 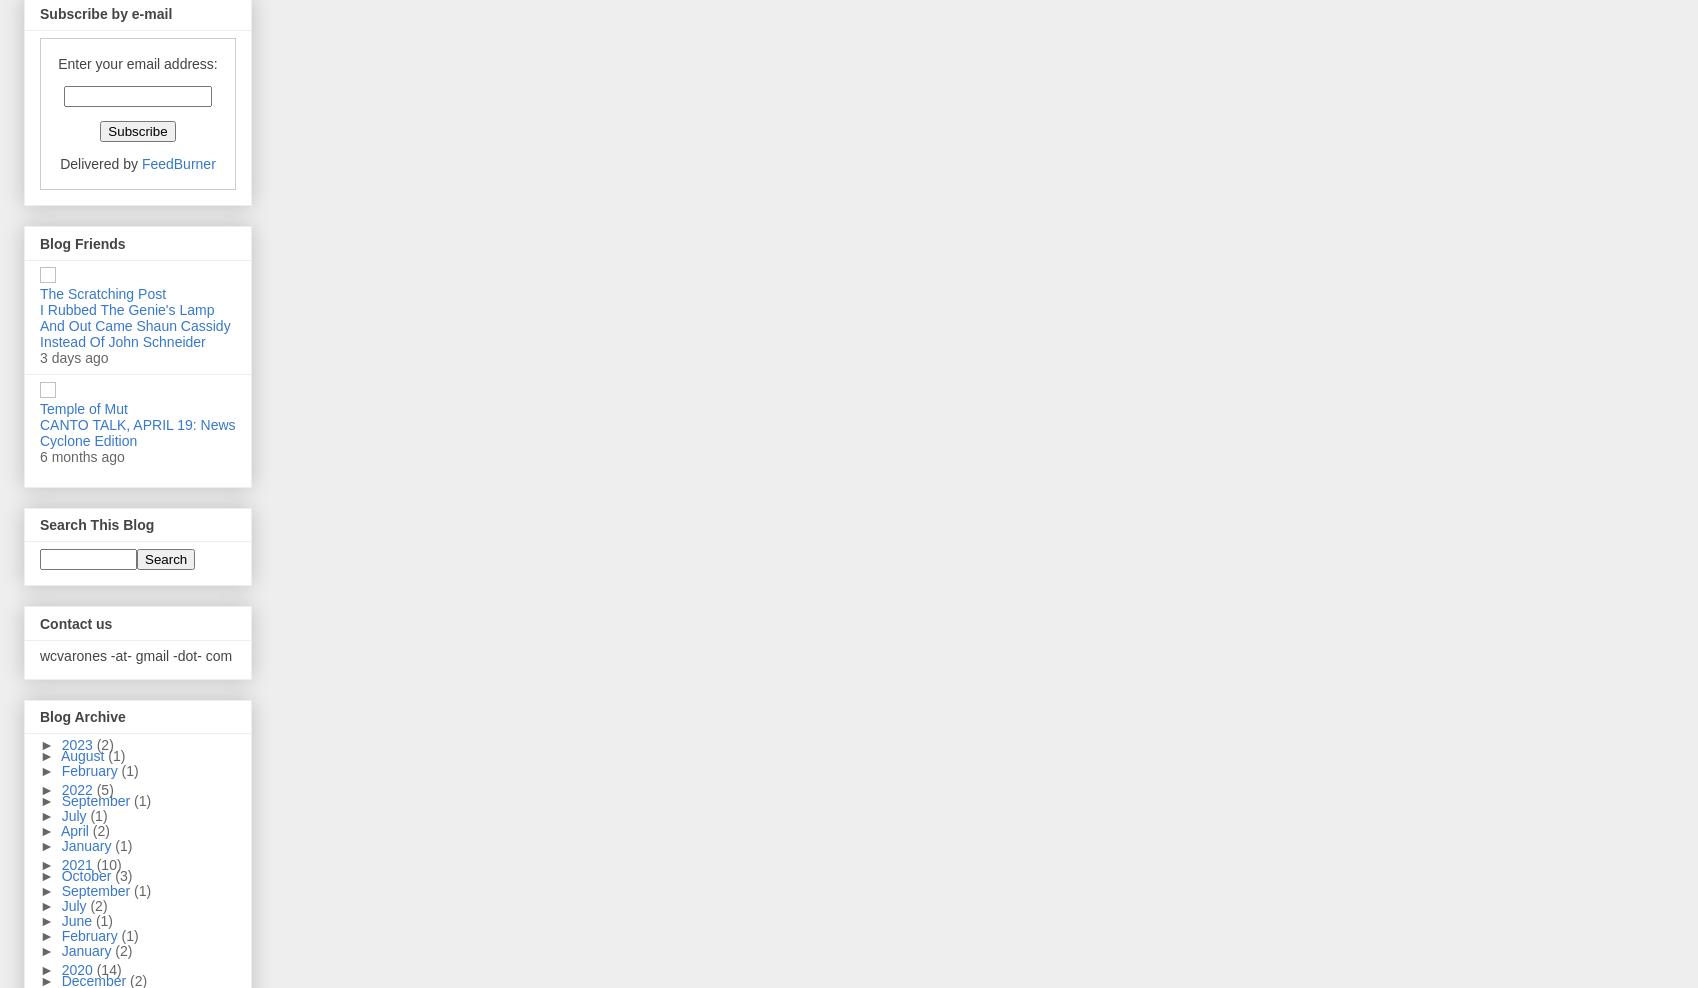 What do you see at coordinates (78, 864) in the screenshot?
I see `'2021'` at bounding box center [78, 864].